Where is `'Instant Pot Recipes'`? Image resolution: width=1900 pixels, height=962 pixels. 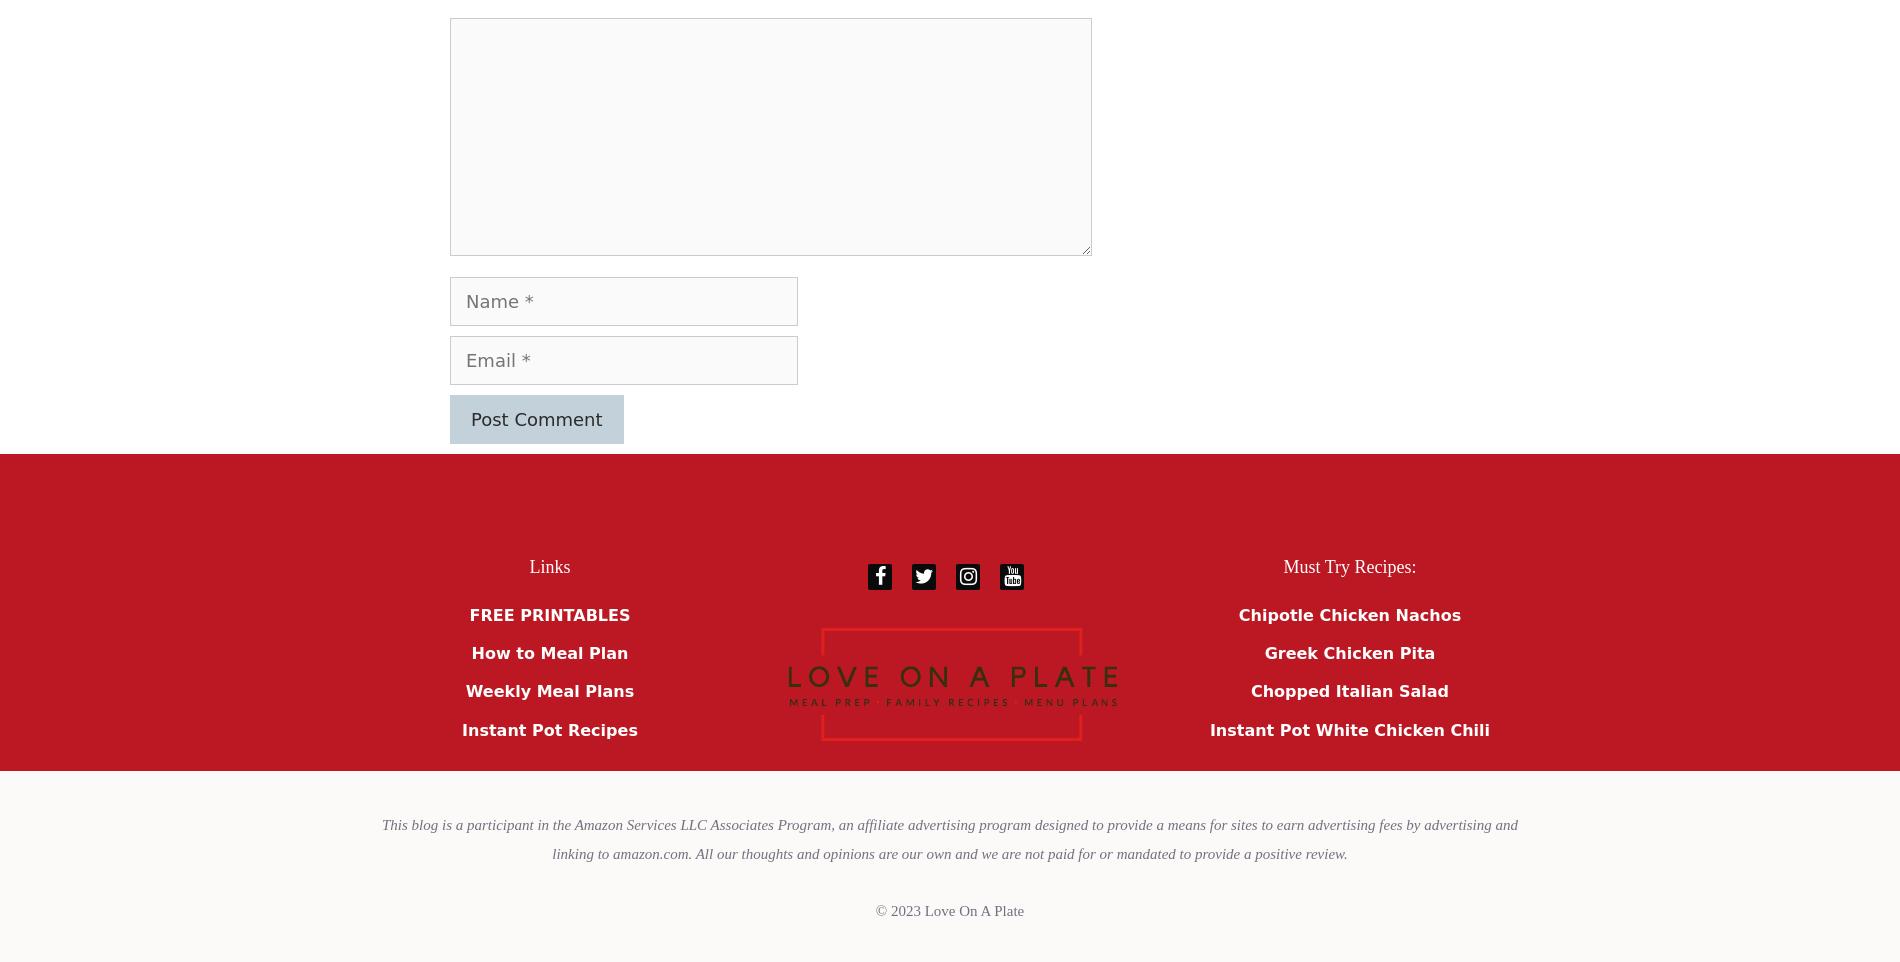 'Instant Pot Recipes' is located at coordinates (549, 729).